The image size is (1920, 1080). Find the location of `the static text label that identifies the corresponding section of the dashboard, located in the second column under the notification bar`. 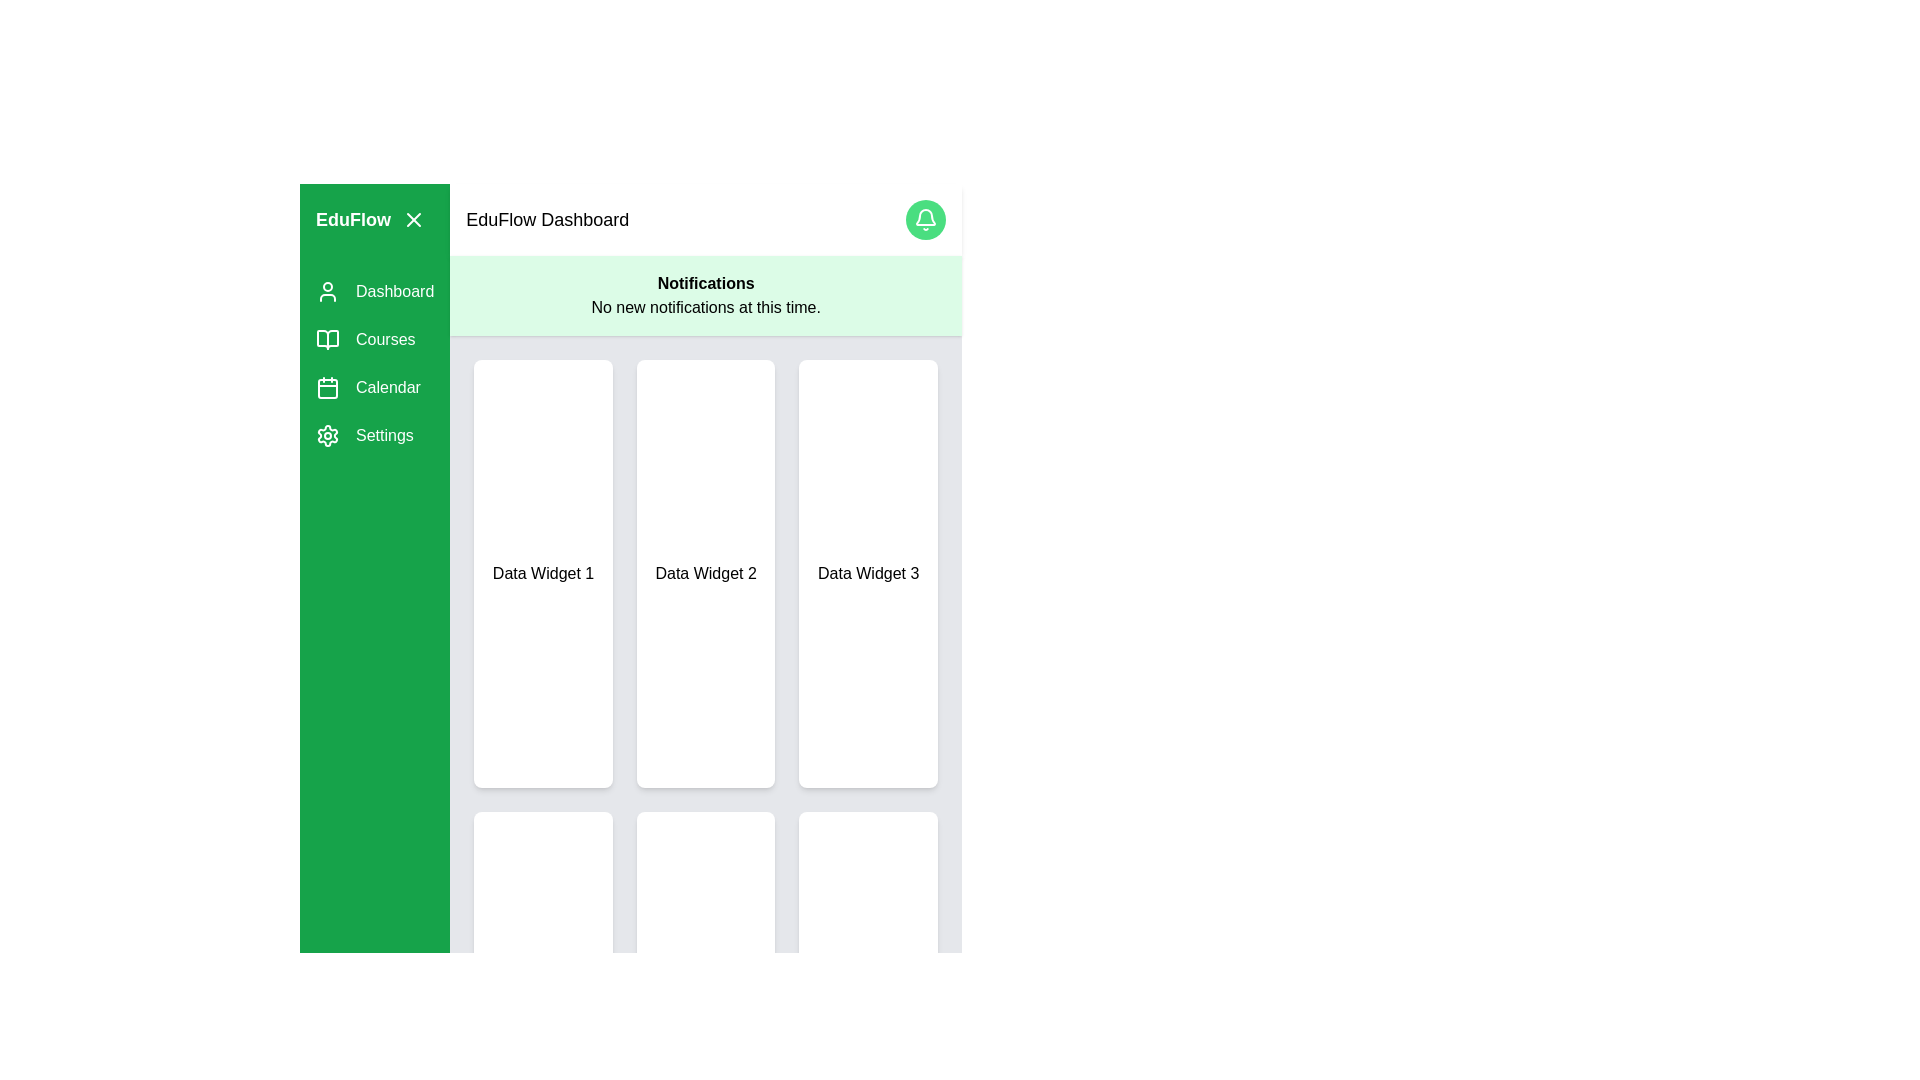

the static text label that identifies the corresponding section of the dashboard, located in the second column under the notification bar is located at coordinates (706, 574).